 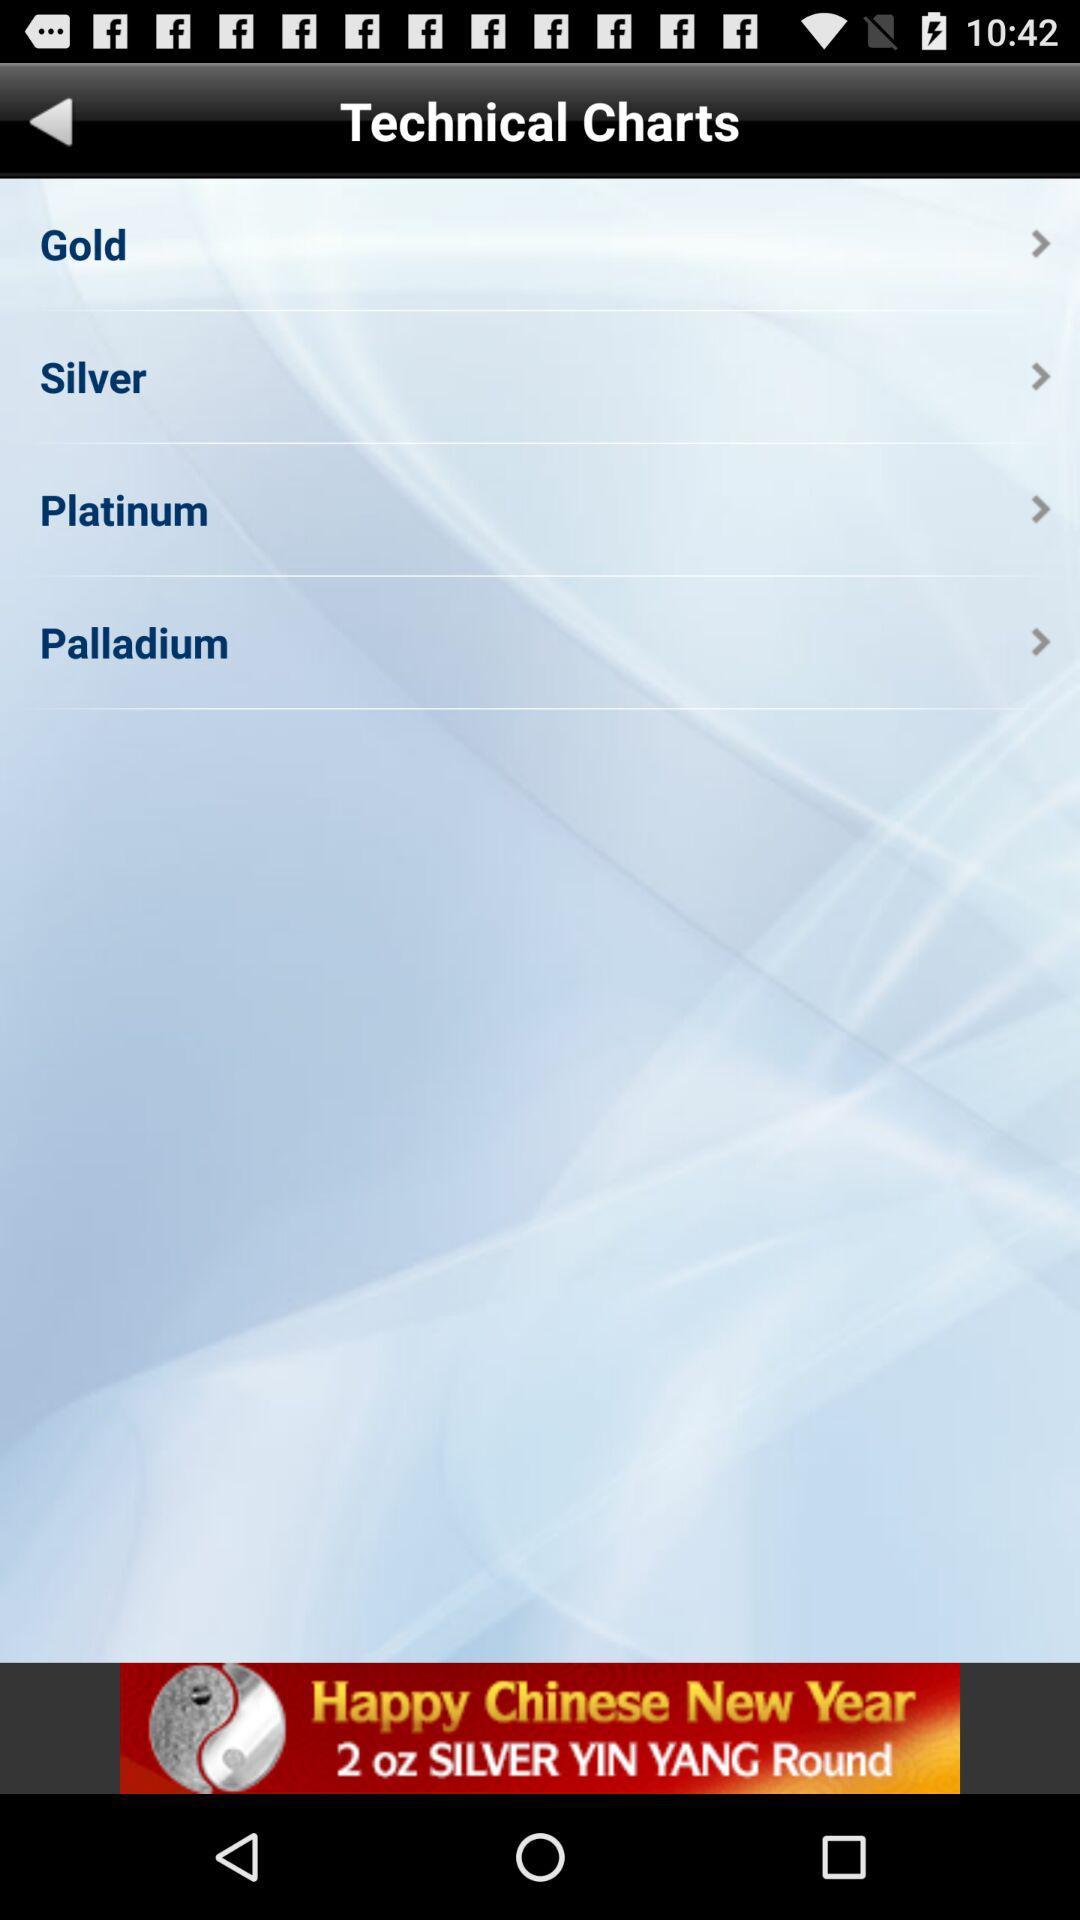 What do you see at coordinates (134, 642) in the screenshot?
I see `icon below platinum app` at bounding box center [134, 642].